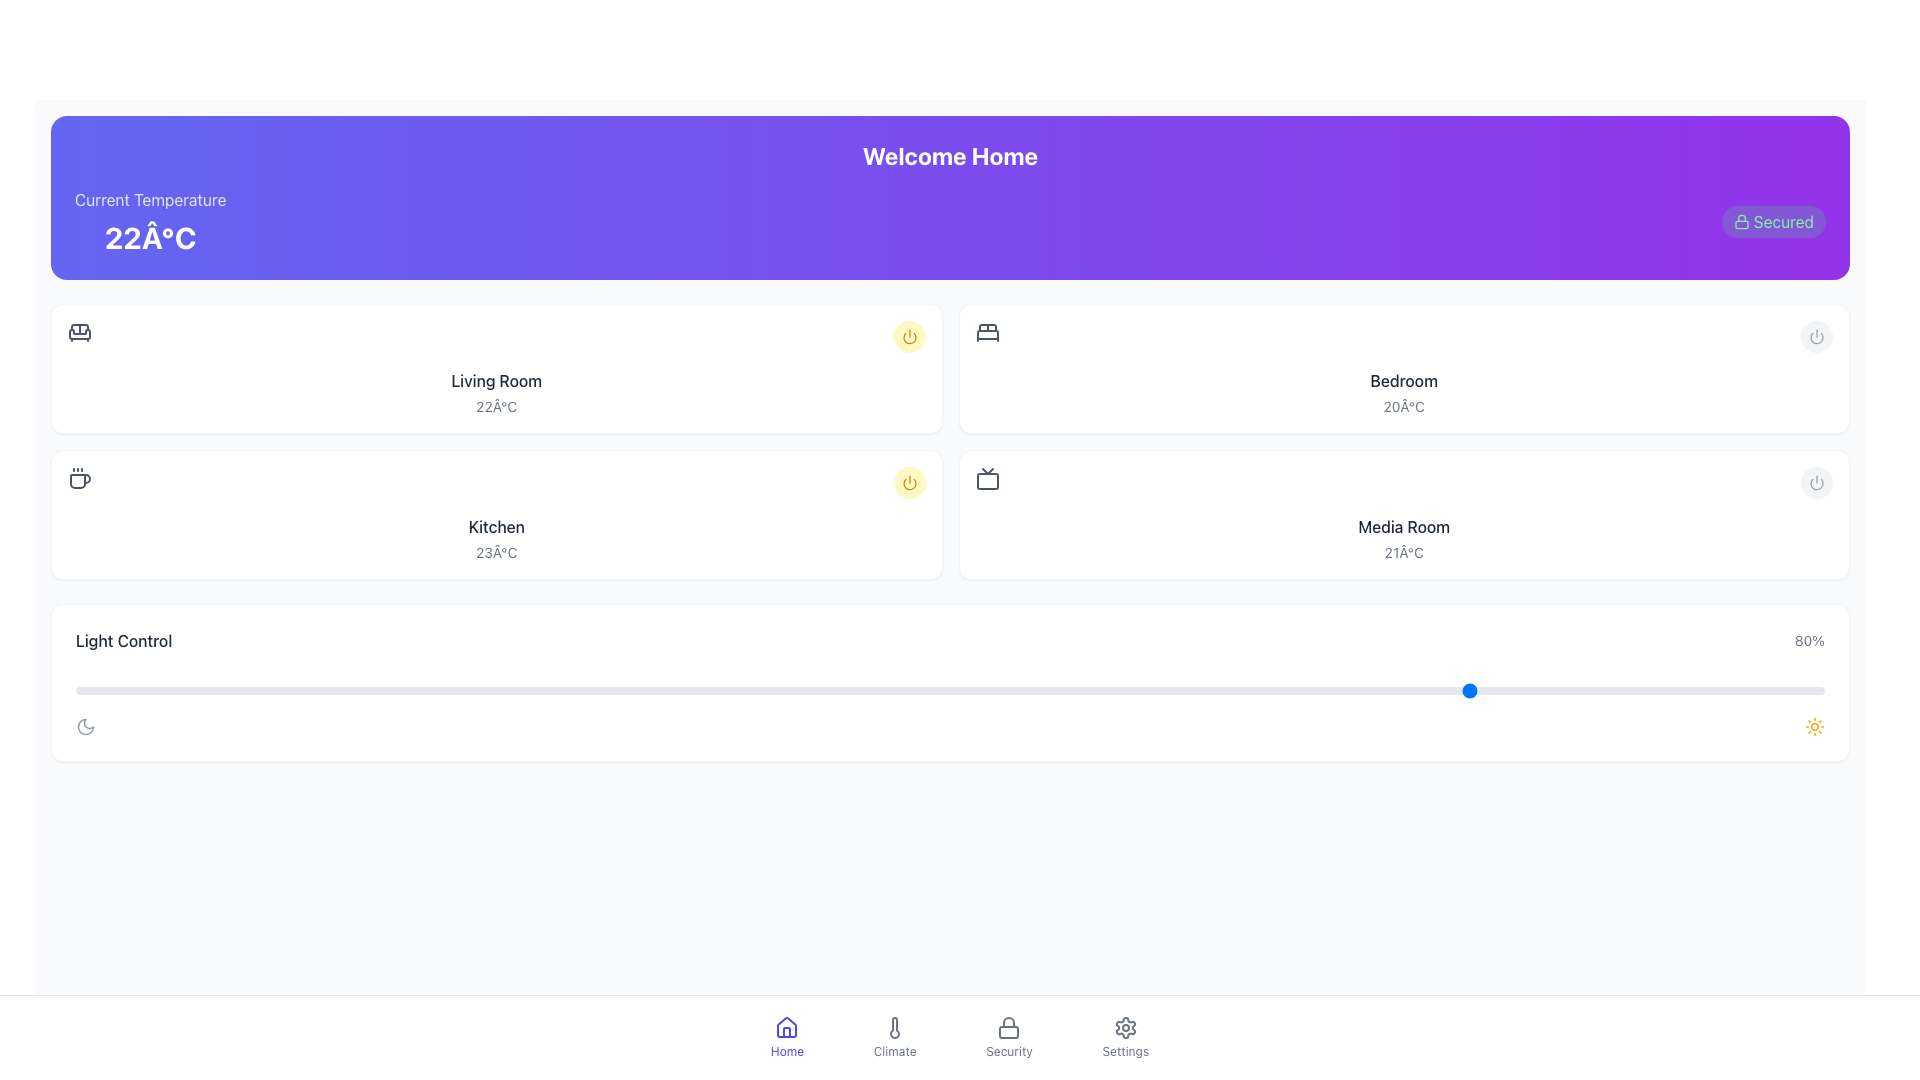 The height and width of the screenshot is (1080, 1920). What do you see at coordinates (496, 526) in the screenshot?
I see `the static text label displaying the word 'Kitchen', which is centrally positioned above the temperature text '23°C'` at bounding box center [496, 526].